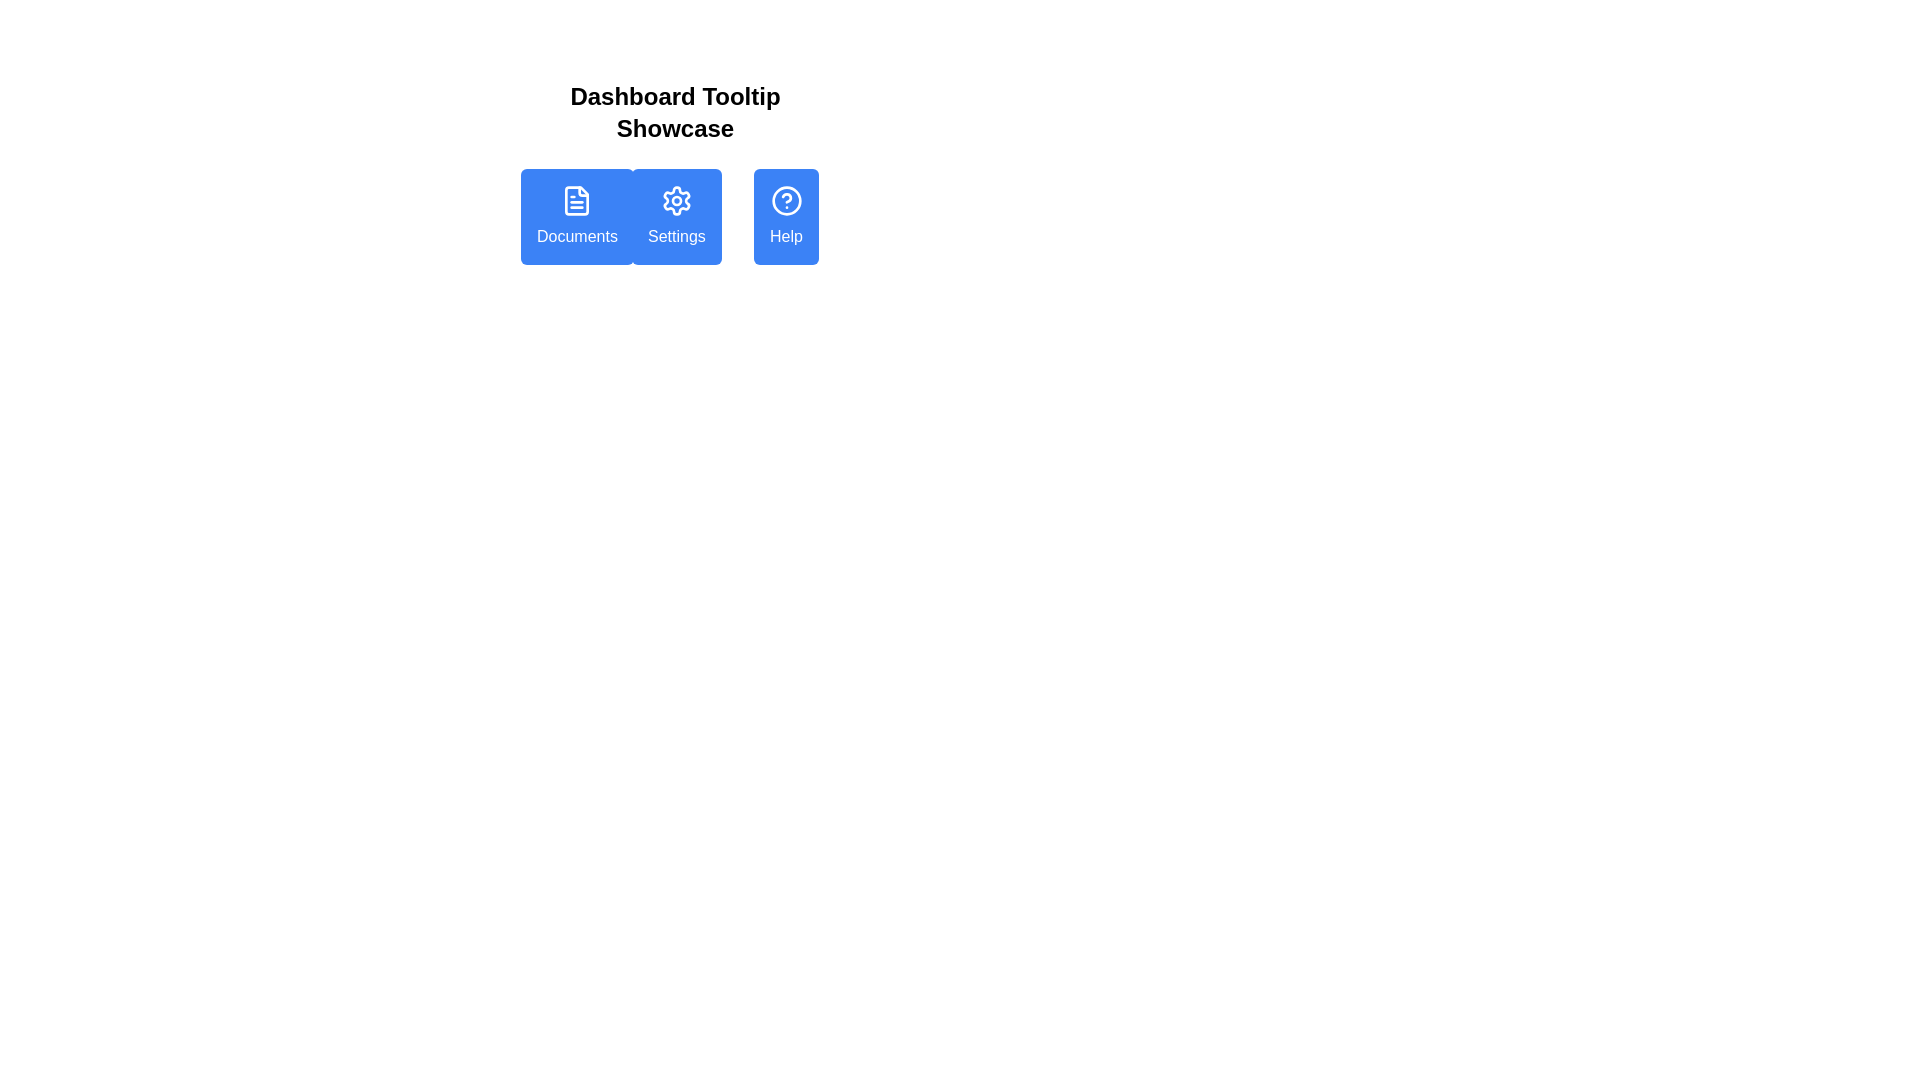 The height and width of the screenshot is (1080, 1920). I want to click on the blue rectangular button labeled 'Documents' which is the first button in a row under the 'Dashboard Tooltip Showcase' heading, so click(563, 216).